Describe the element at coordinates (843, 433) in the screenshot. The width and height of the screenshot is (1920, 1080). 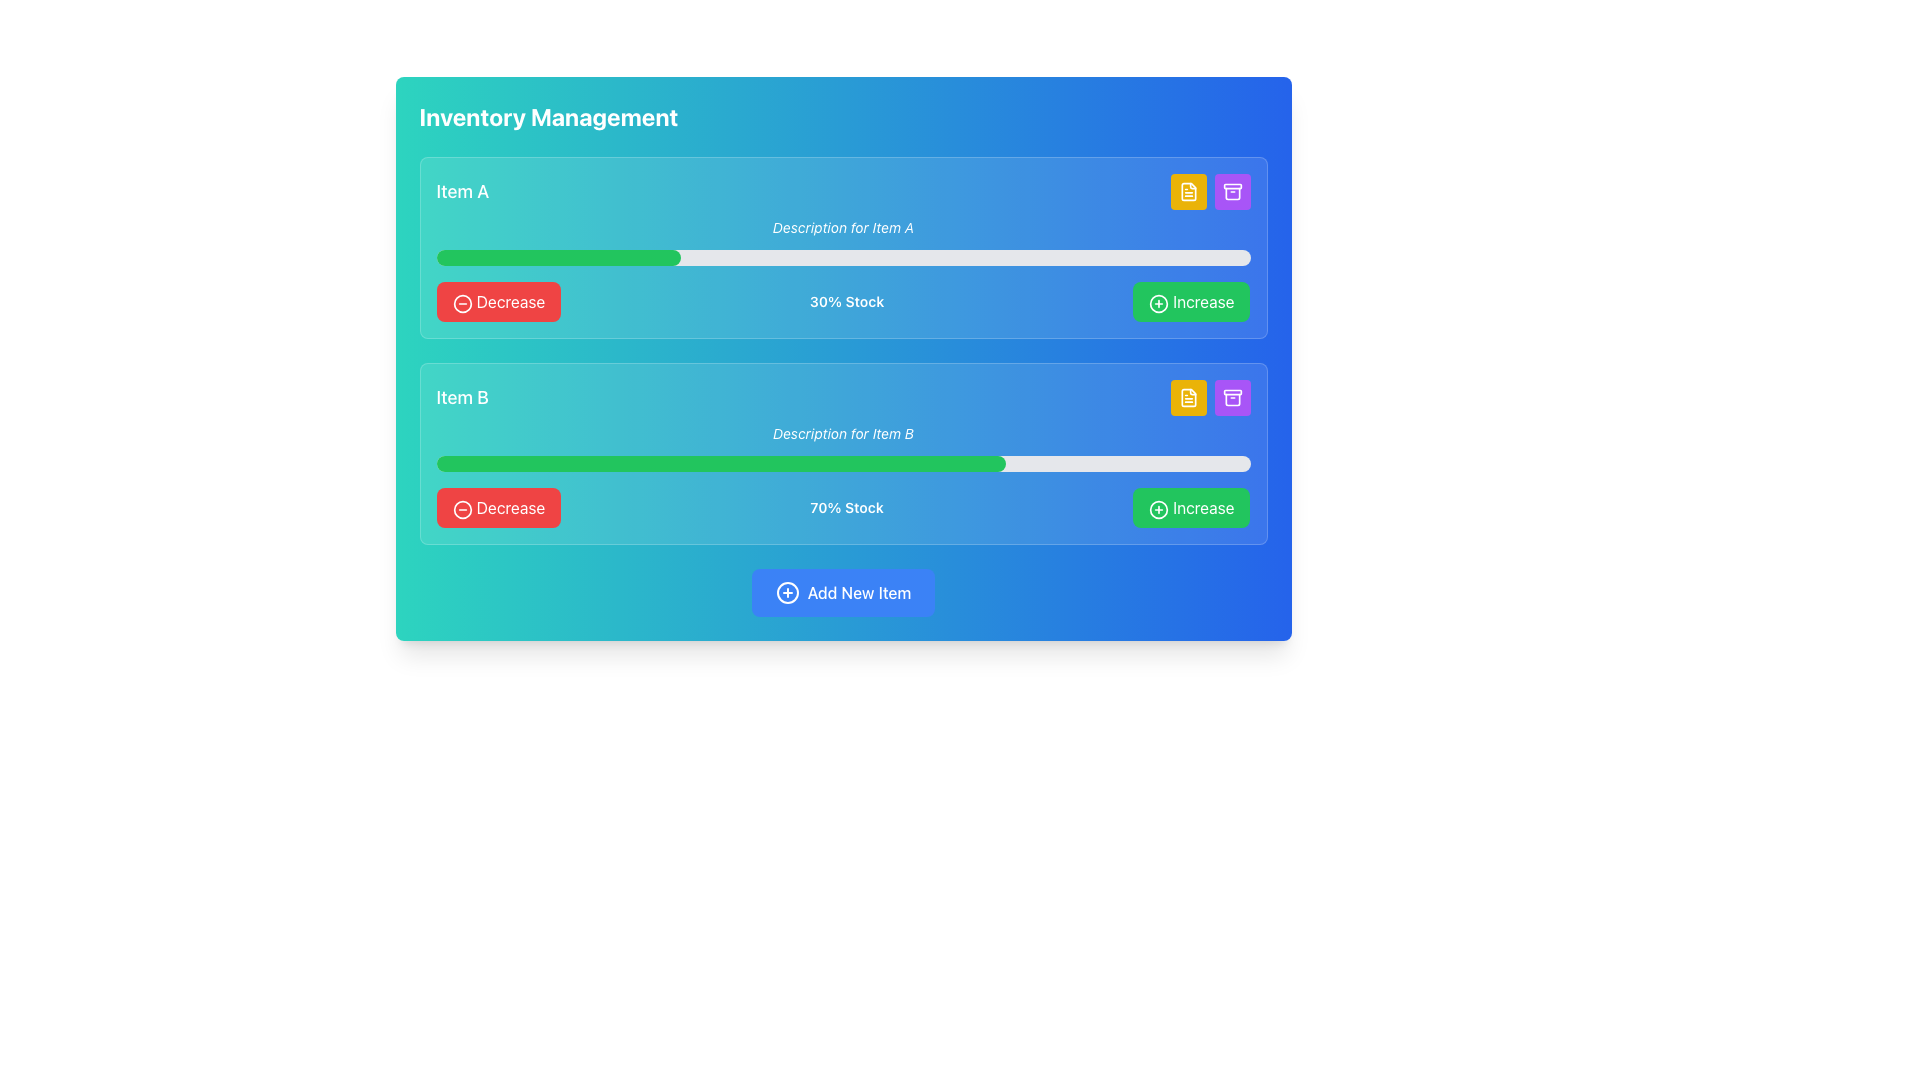
I see `the text label displaying 'Description for Item B', which is styled in italic and positioned above the progress bar labeled '70% Stock'` at that location.